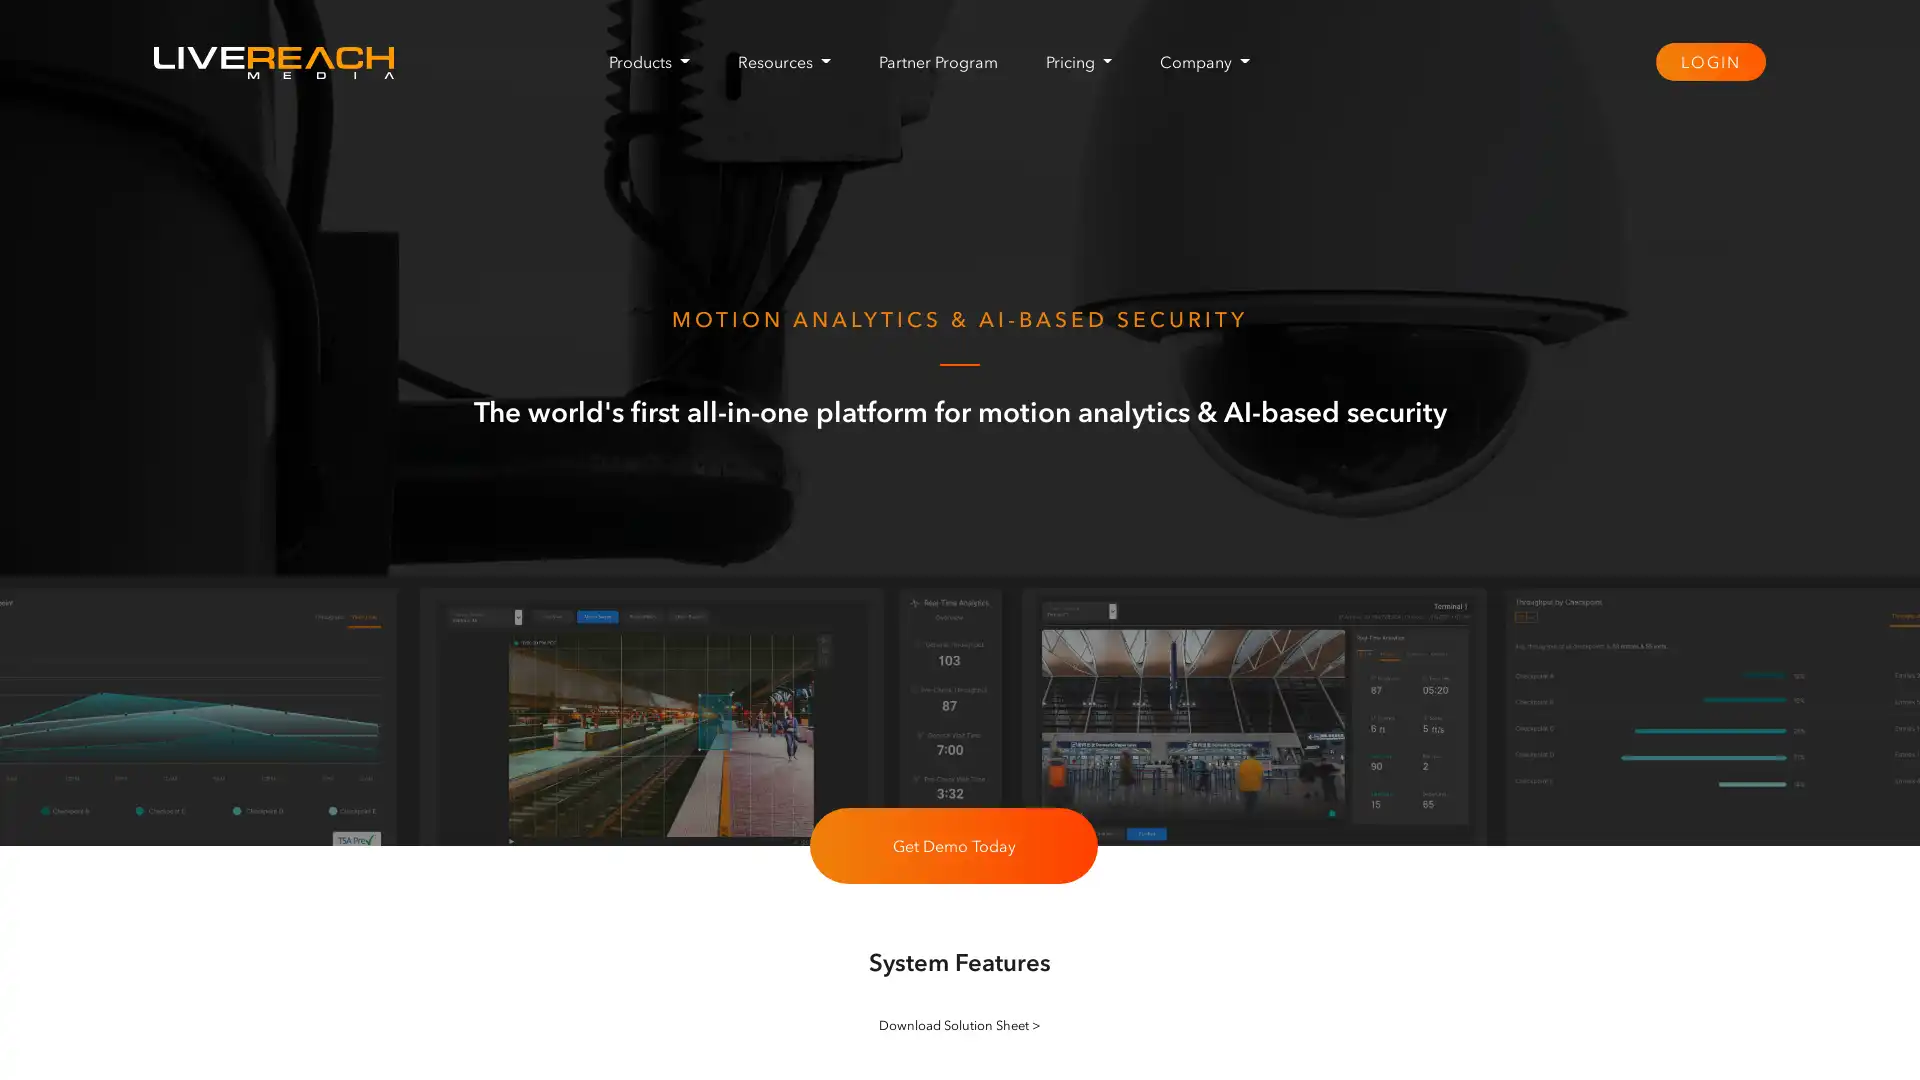 Image resolution: width=1920 pixels, height=1080 pixels. Describe the element at coordinates (953, 845) in the screenshot. I see `Get Demo Today` at that location.